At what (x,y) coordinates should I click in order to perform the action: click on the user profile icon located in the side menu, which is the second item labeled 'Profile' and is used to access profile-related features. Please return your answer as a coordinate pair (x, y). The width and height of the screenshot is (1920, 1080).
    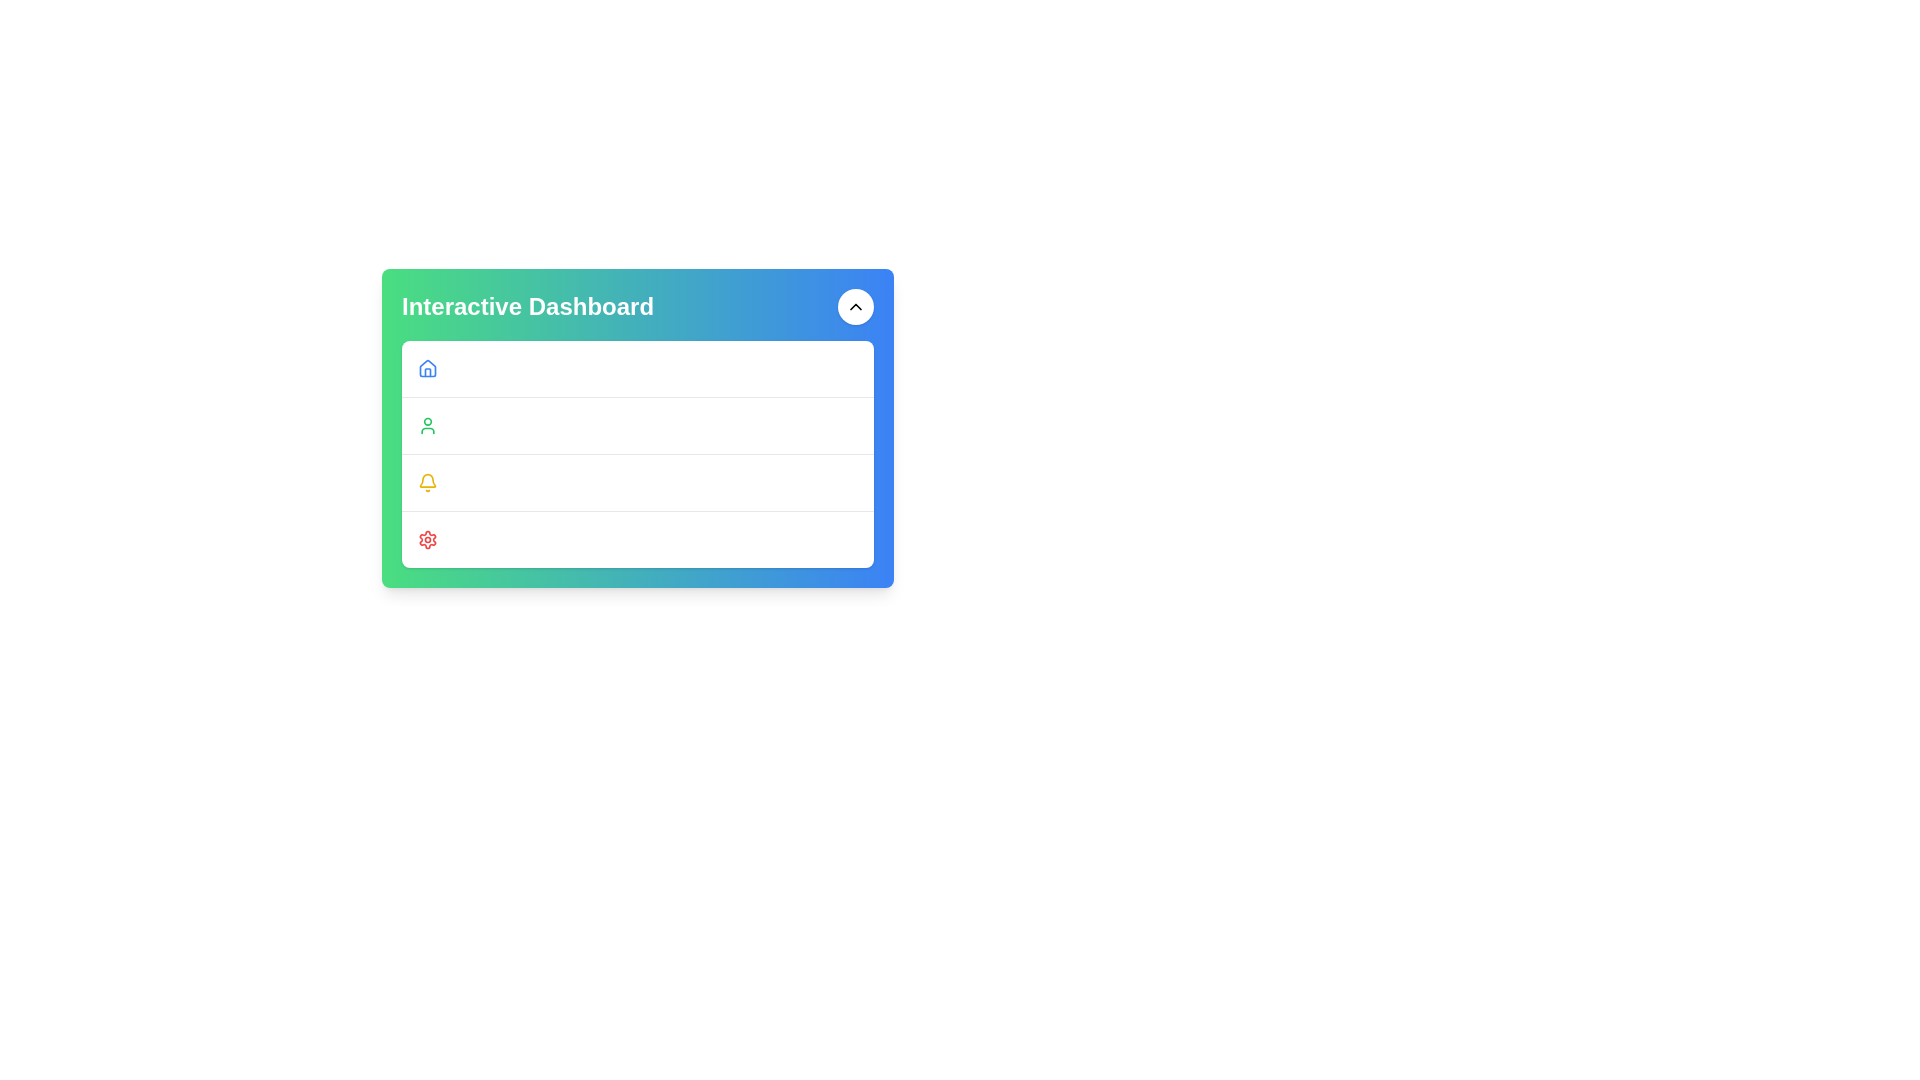
    Looking at the image, I should click on (426, 424).